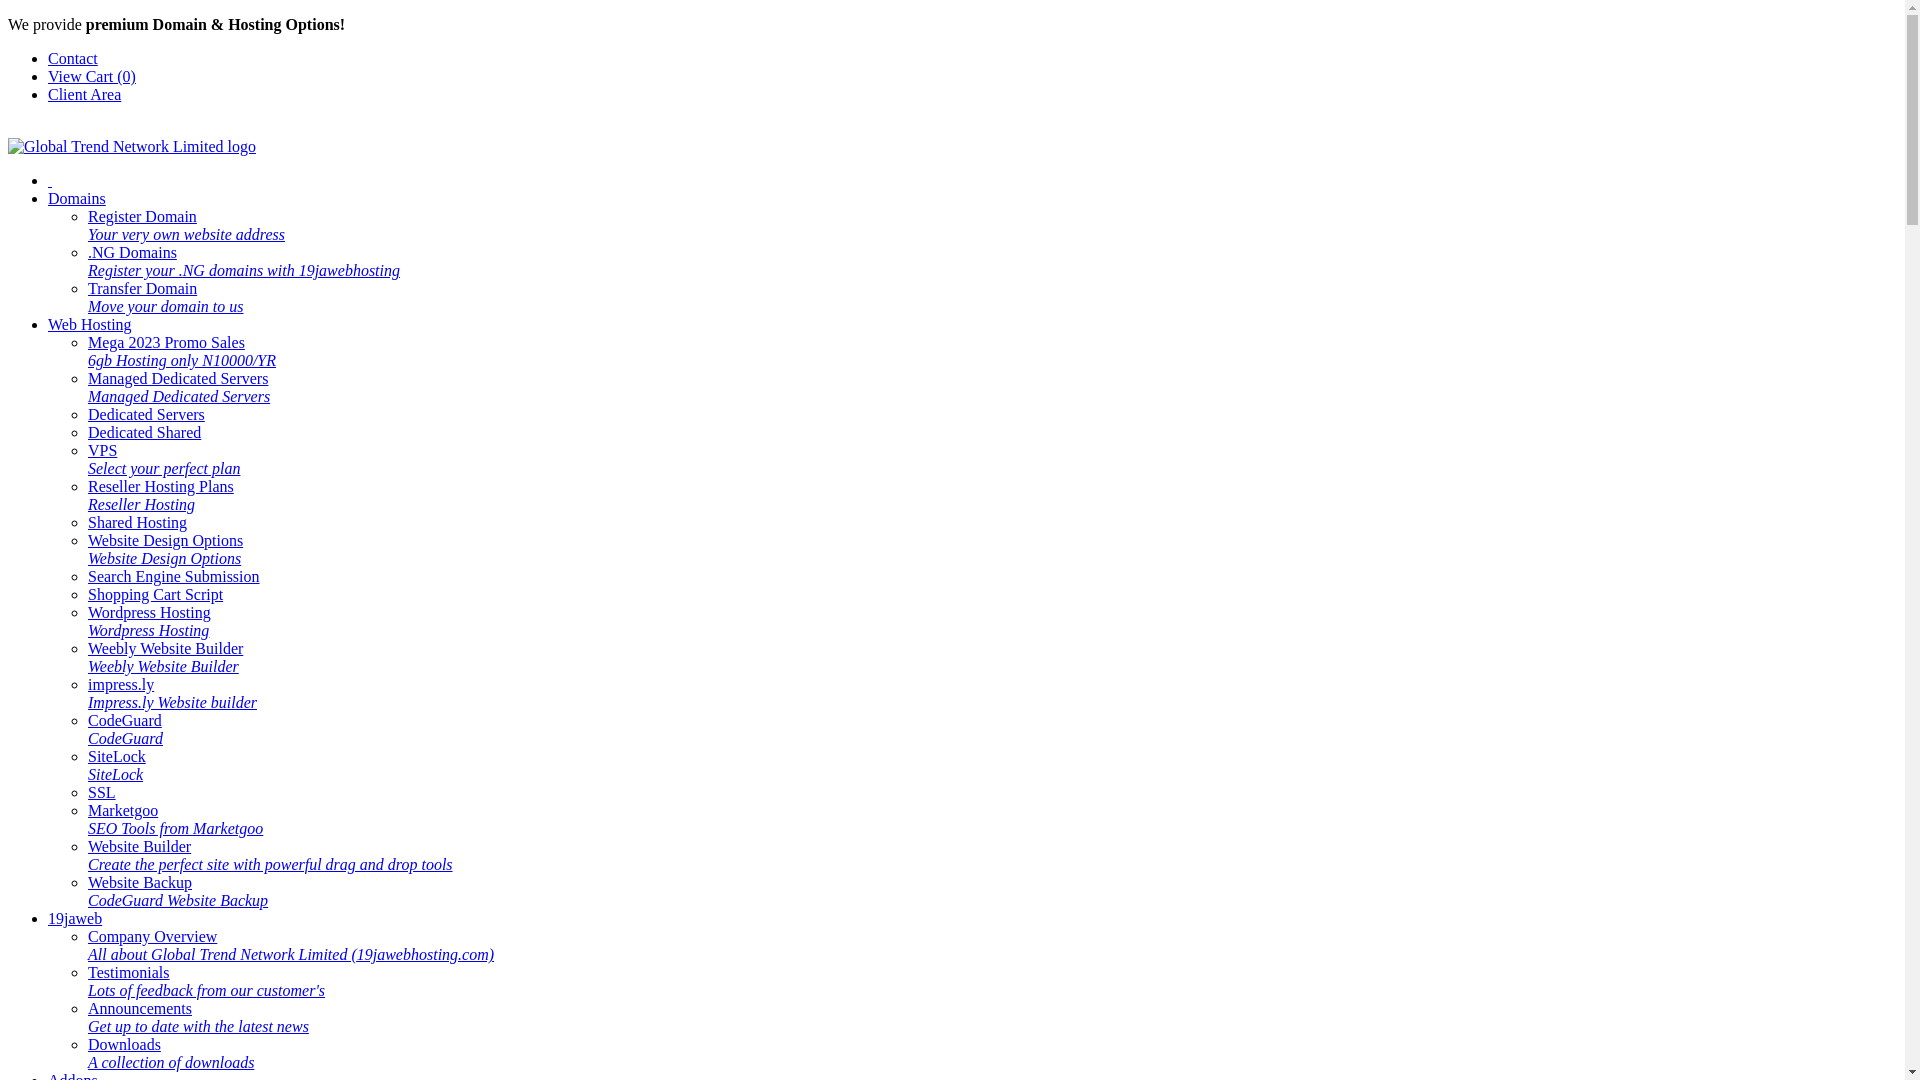 The image size is (1920, 1080). Describe the element at coordinates (83, 94) in the screenshot. I see `'Client Area'` at that location.